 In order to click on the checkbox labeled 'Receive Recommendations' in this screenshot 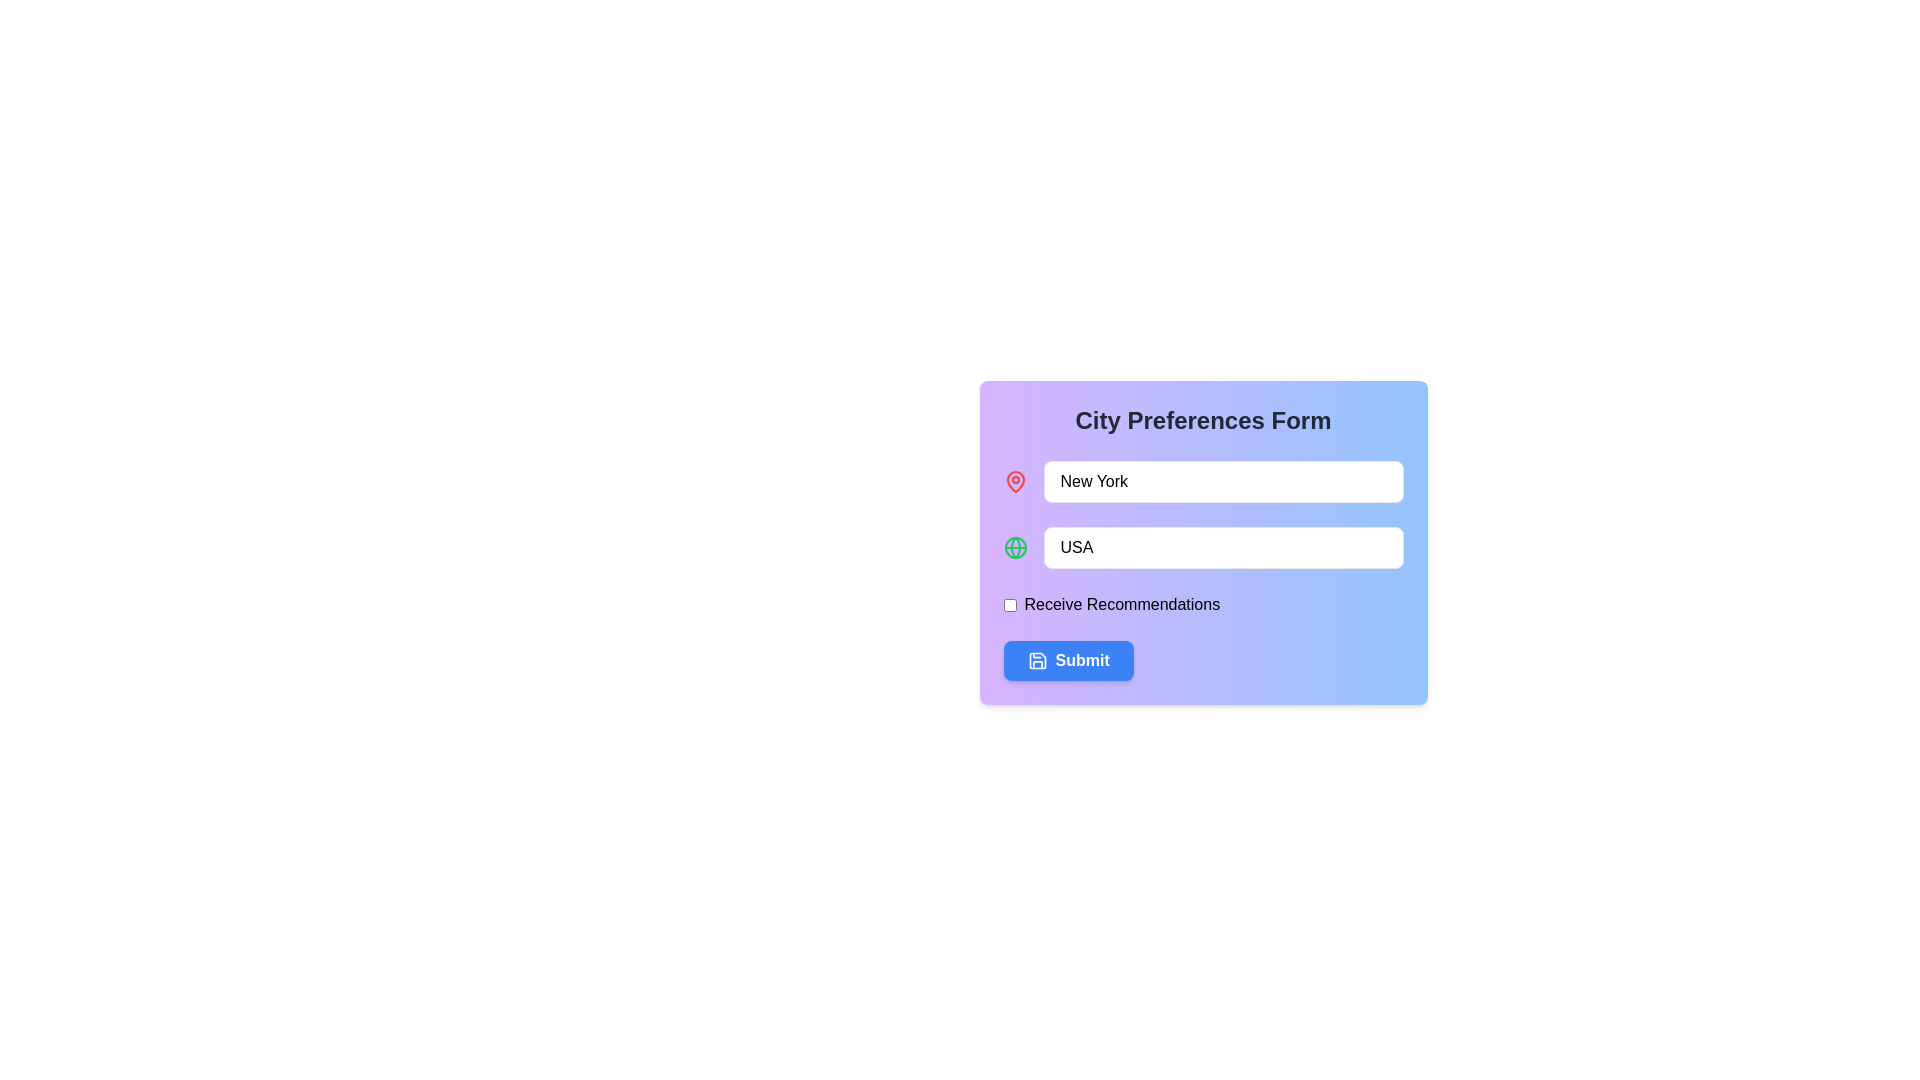, I will do `click(1202, 604)`.